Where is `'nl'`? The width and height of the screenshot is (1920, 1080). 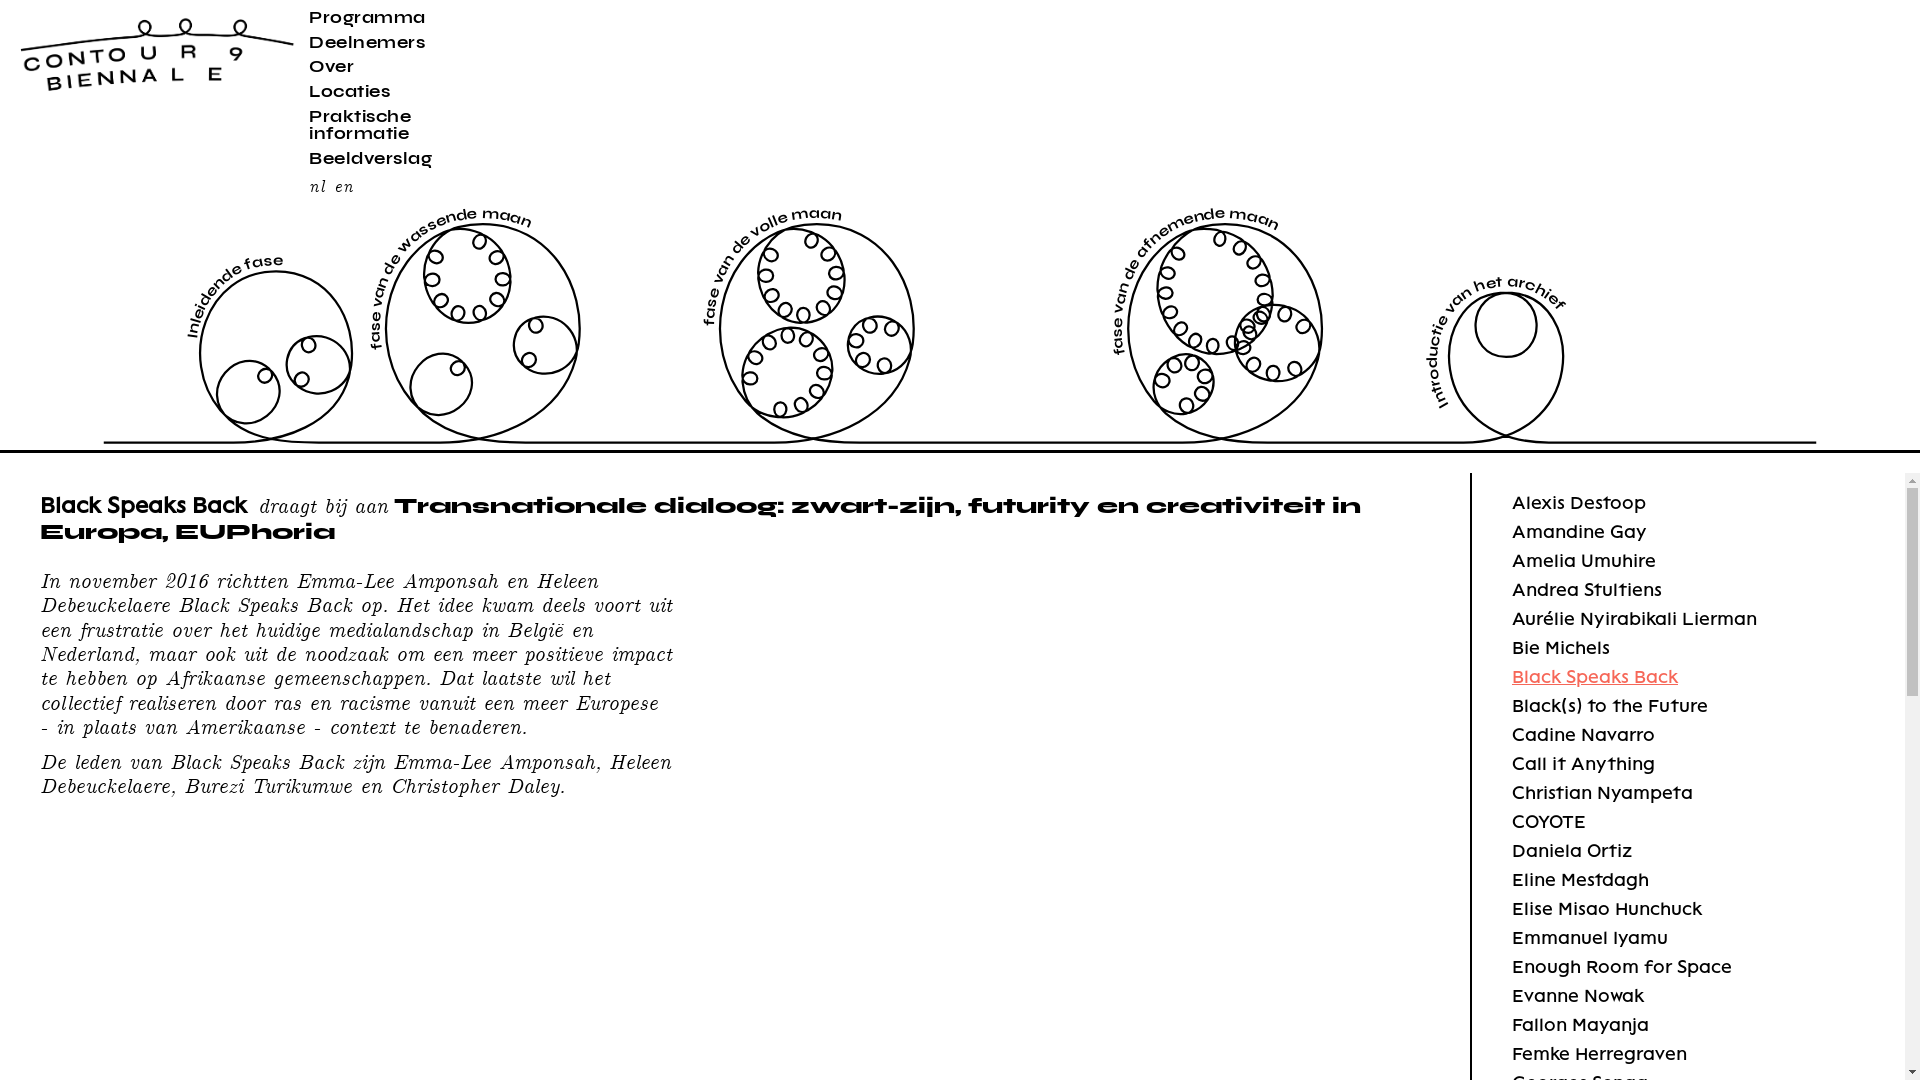
'nl' is located at coordinates (315, 185).